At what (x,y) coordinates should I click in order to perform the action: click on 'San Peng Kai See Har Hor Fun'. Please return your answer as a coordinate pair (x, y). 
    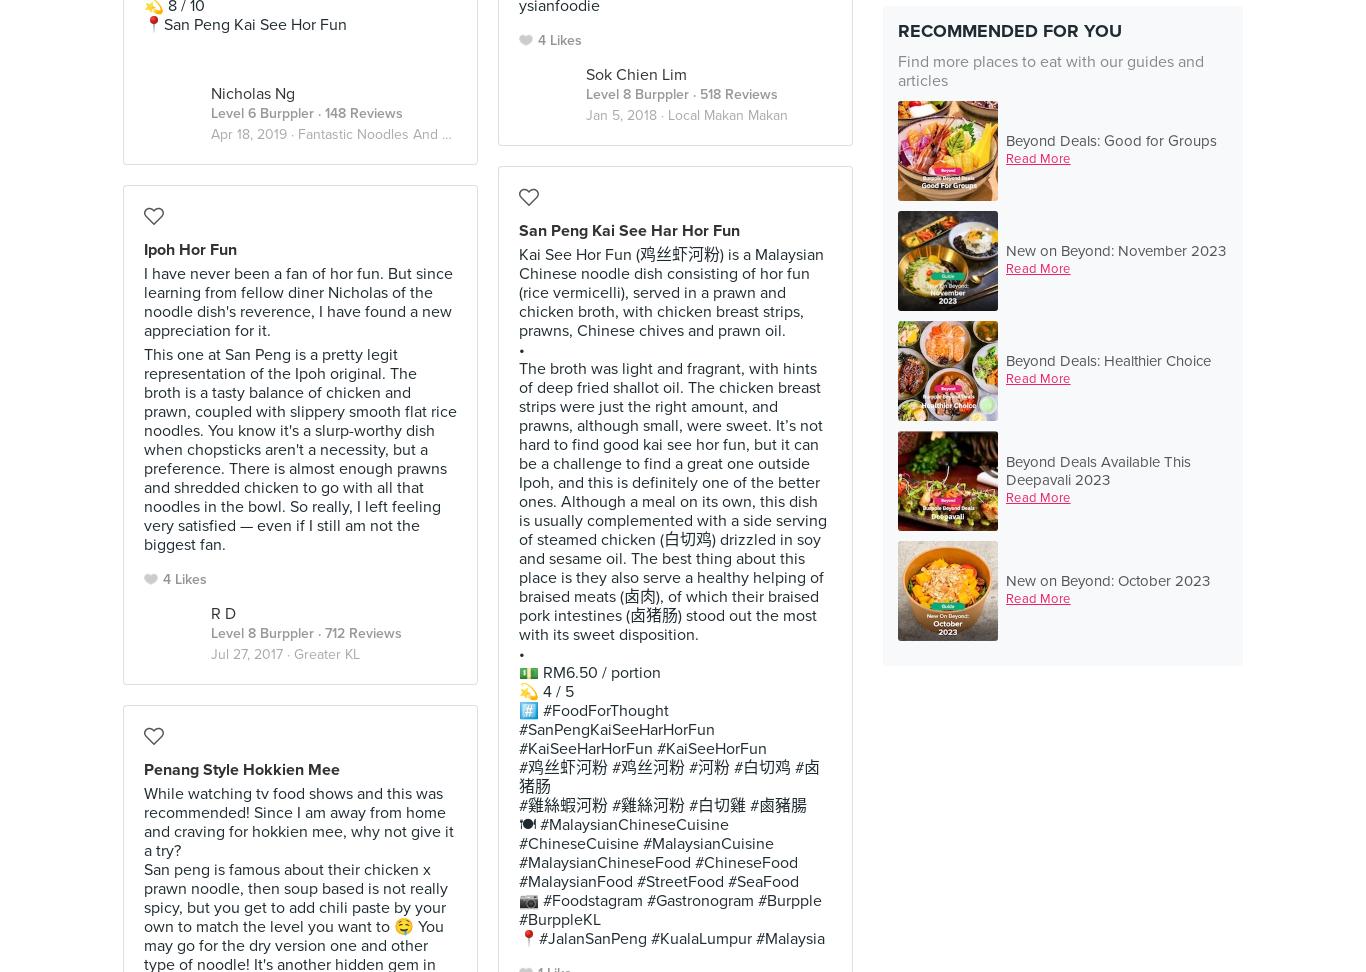
    Looking at the image, I should click on (628, 228).